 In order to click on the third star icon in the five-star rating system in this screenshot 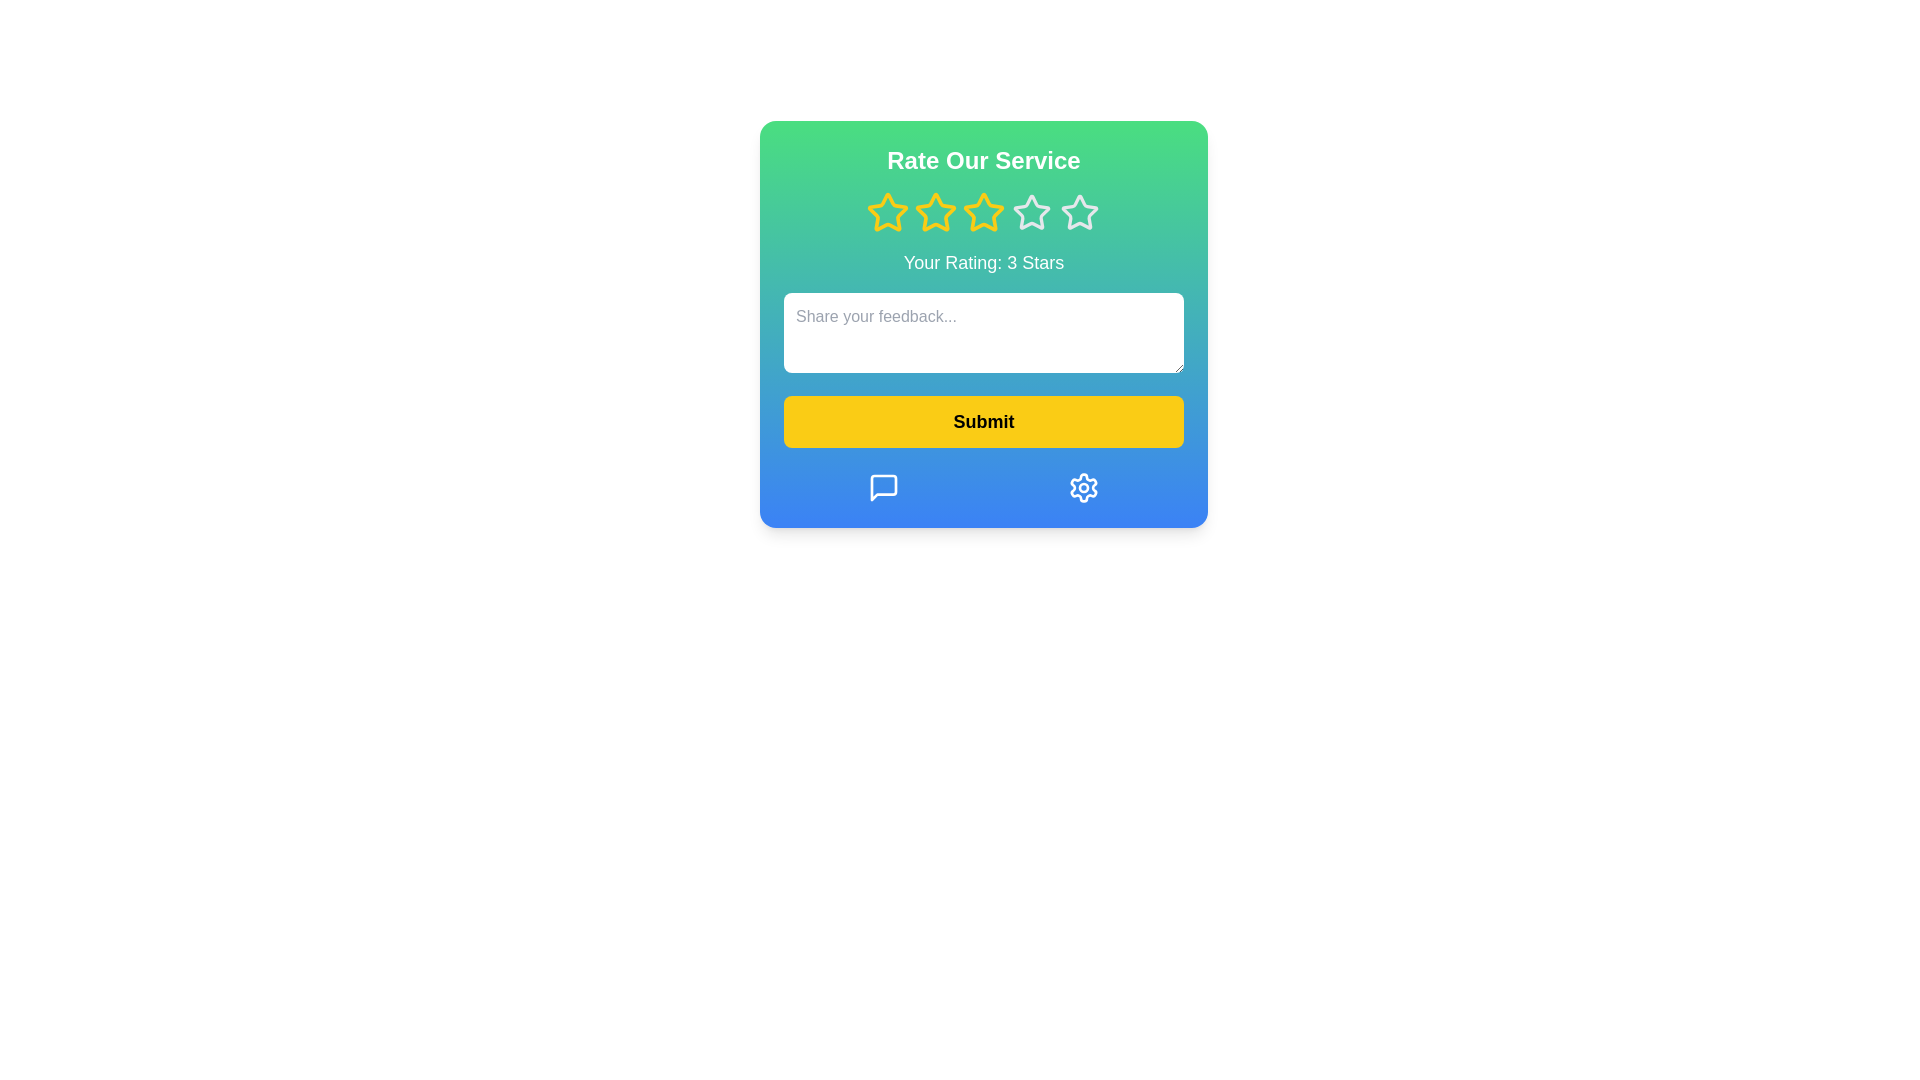, I will do `click(935, 212)`.